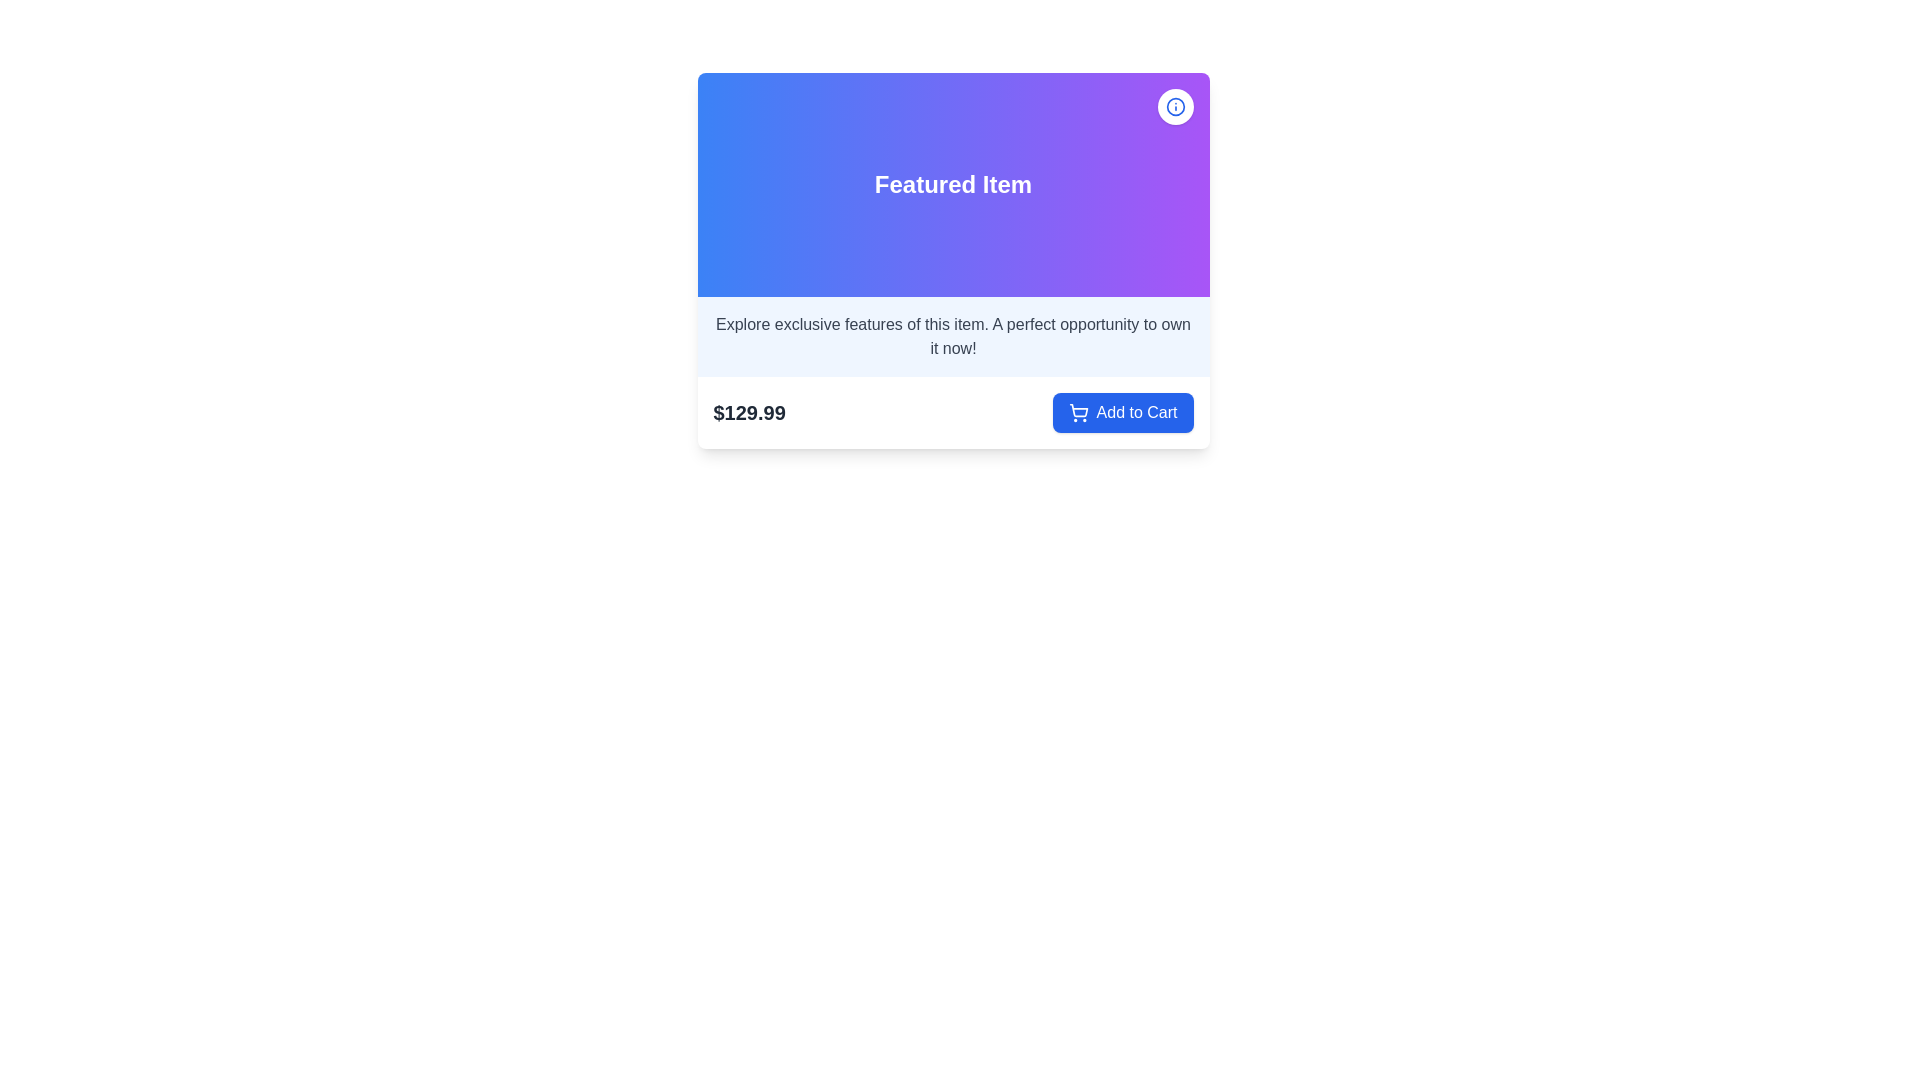  What do you see at coordinates (952, 185) in the screenshot?
I see `the bold text element reading 'Featured Item', which is centrally positioned within a gradient background transitioning from blue to purple` at bounding box center [952, 185].